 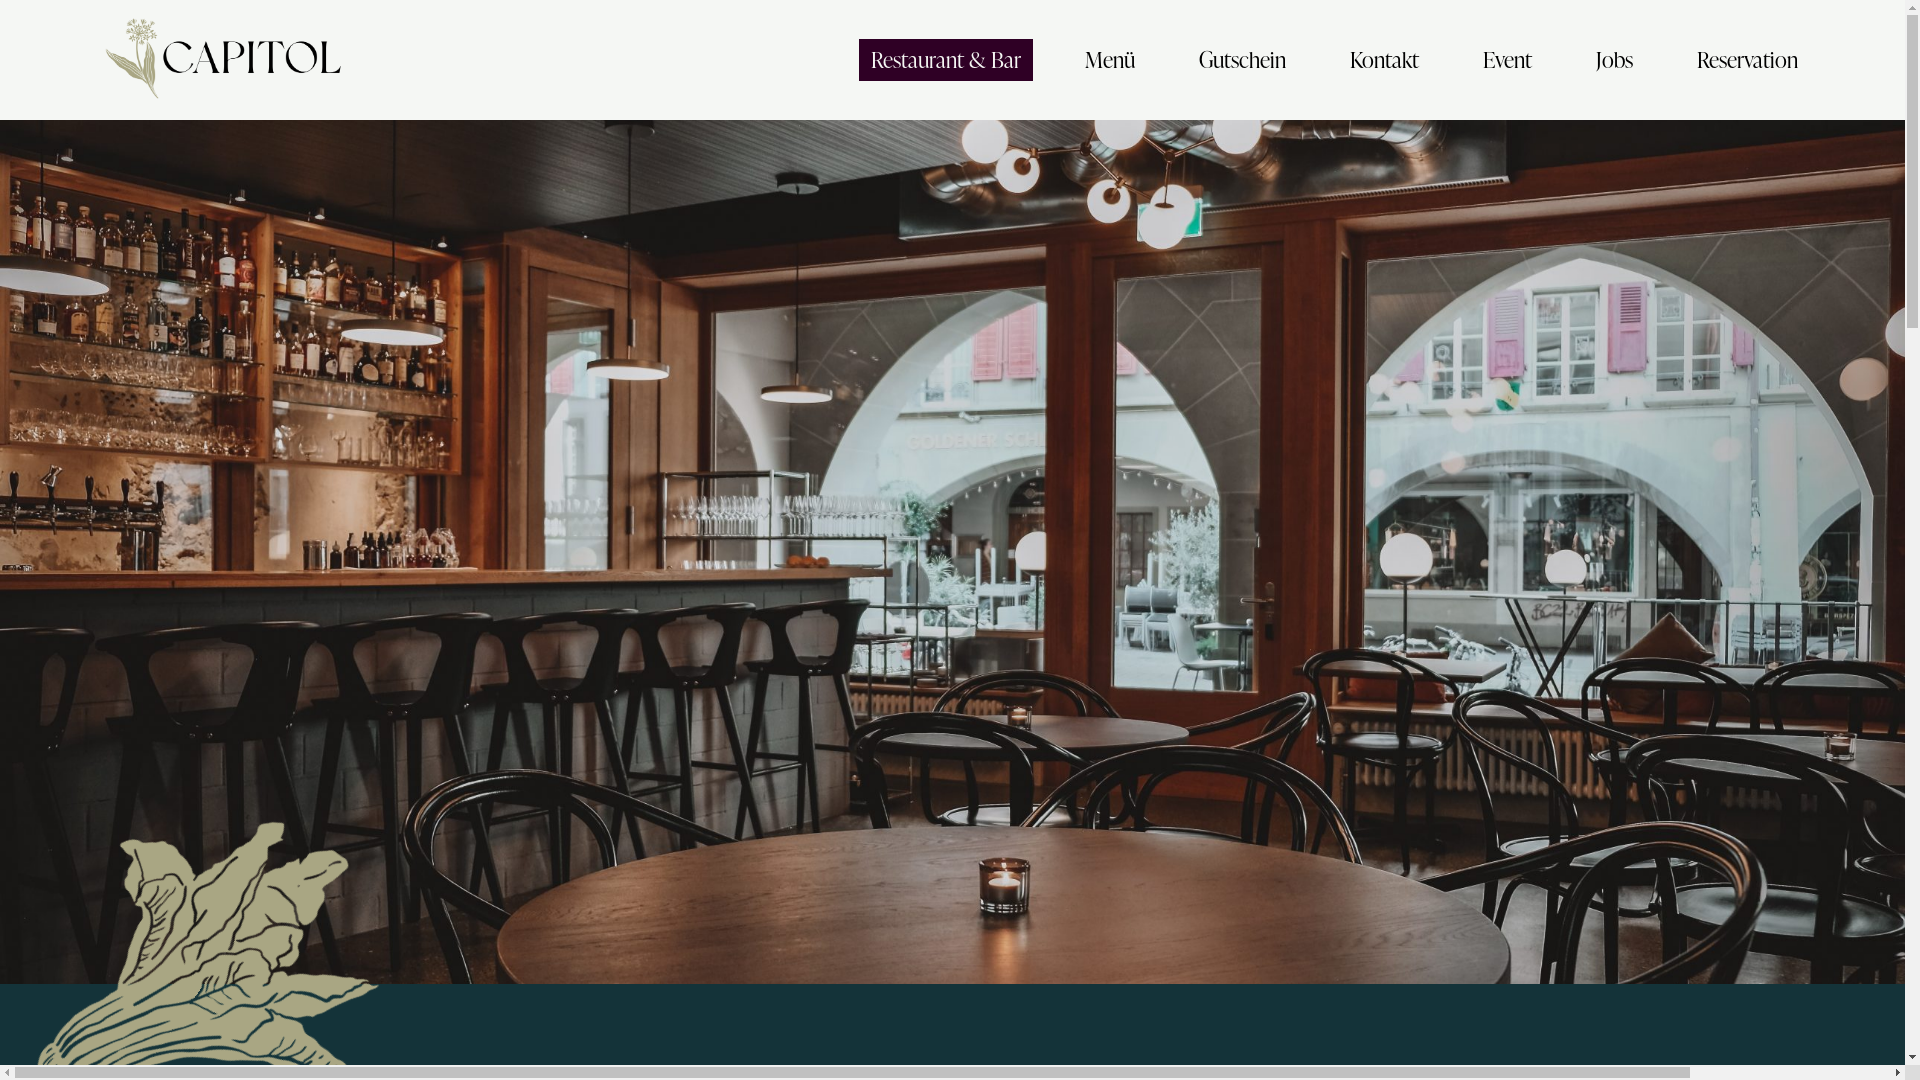 I want to click on 'Restaurant & Bar', so click(x=944, y=59).